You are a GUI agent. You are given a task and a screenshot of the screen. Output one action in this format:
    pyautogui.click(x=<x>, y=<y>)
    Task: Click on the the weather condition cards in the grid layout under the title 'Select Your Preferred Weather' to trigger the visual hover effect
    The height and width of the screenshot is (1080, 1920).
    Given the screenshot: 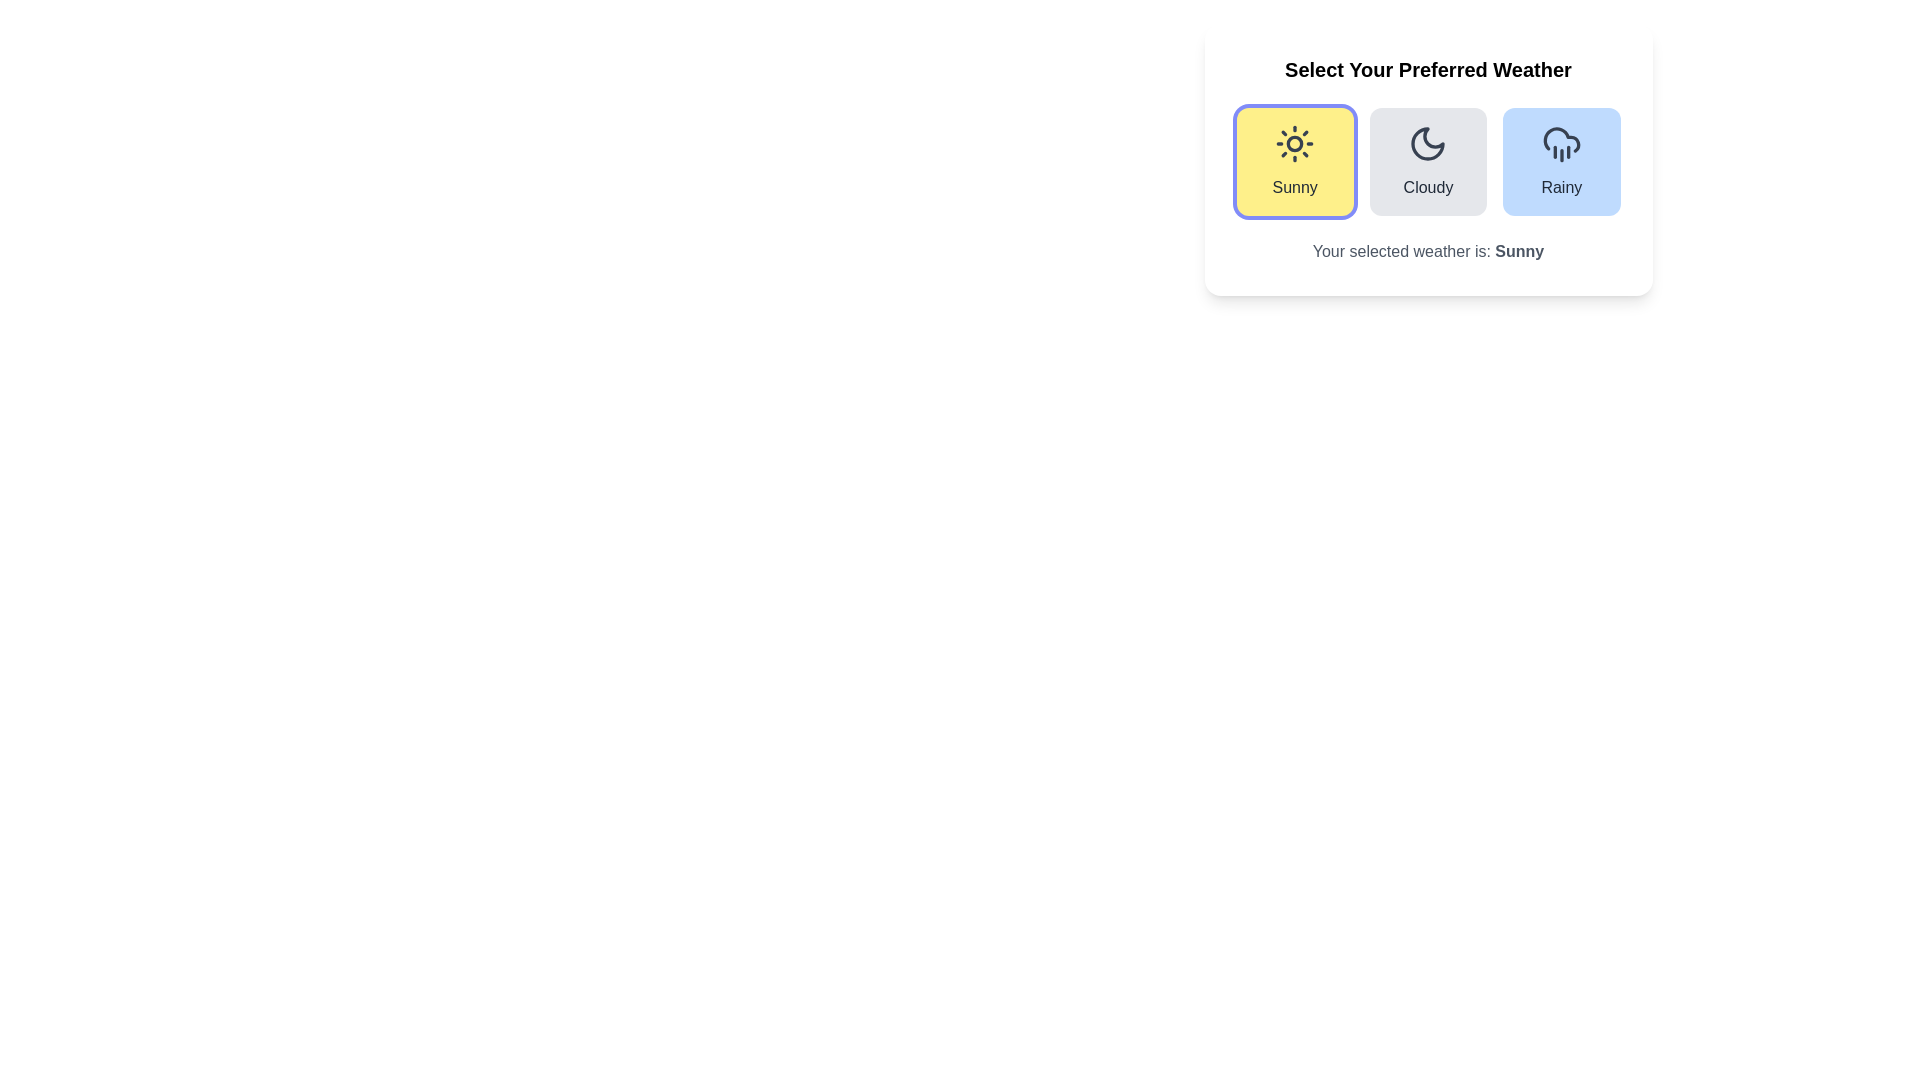 What is the action you would take?
    pyautogui.click(x=1427, y=161)
    